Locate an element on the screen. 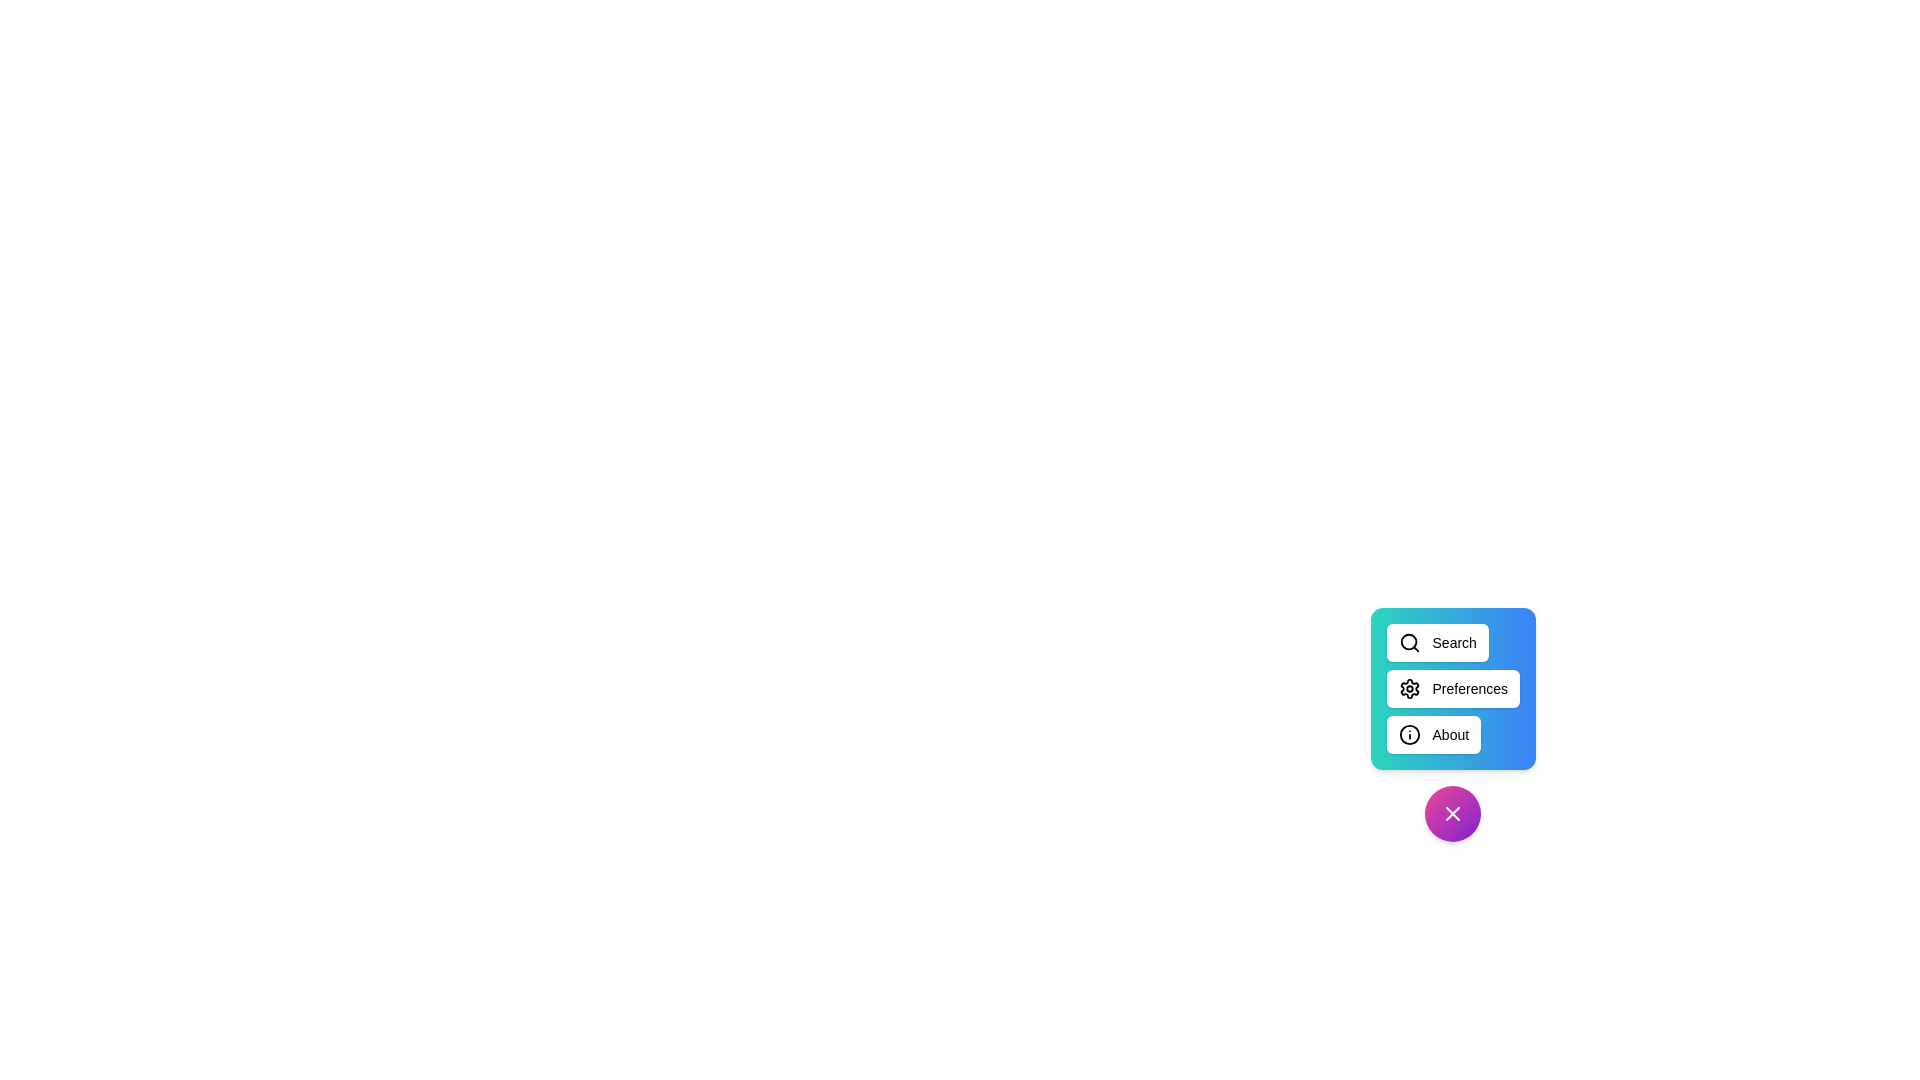  the central button to toggle the menu open or closed is located at coordinates (1453, 813).